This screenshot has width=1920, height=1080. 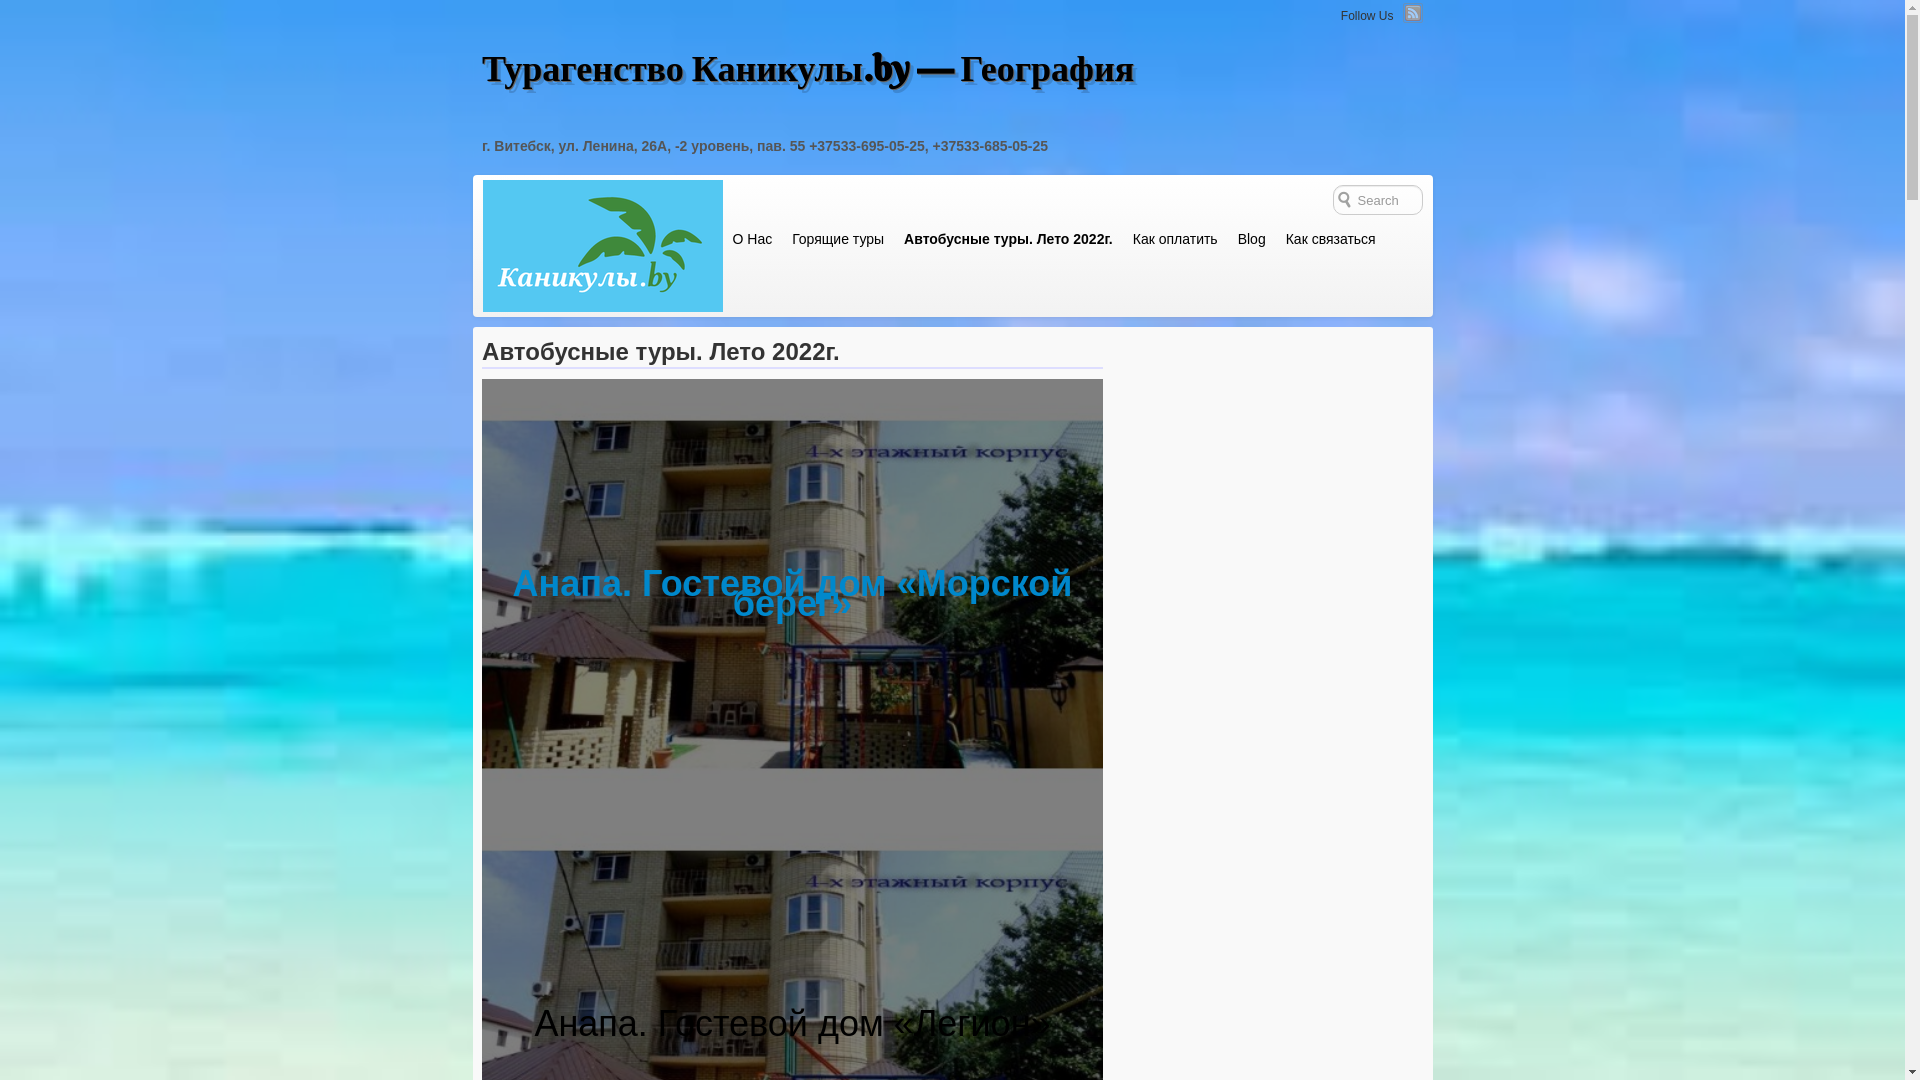 What do you see at coordinates (1227, 238) in the screenshot?
I see `'Blog'` at bounding box center [1227, 238].